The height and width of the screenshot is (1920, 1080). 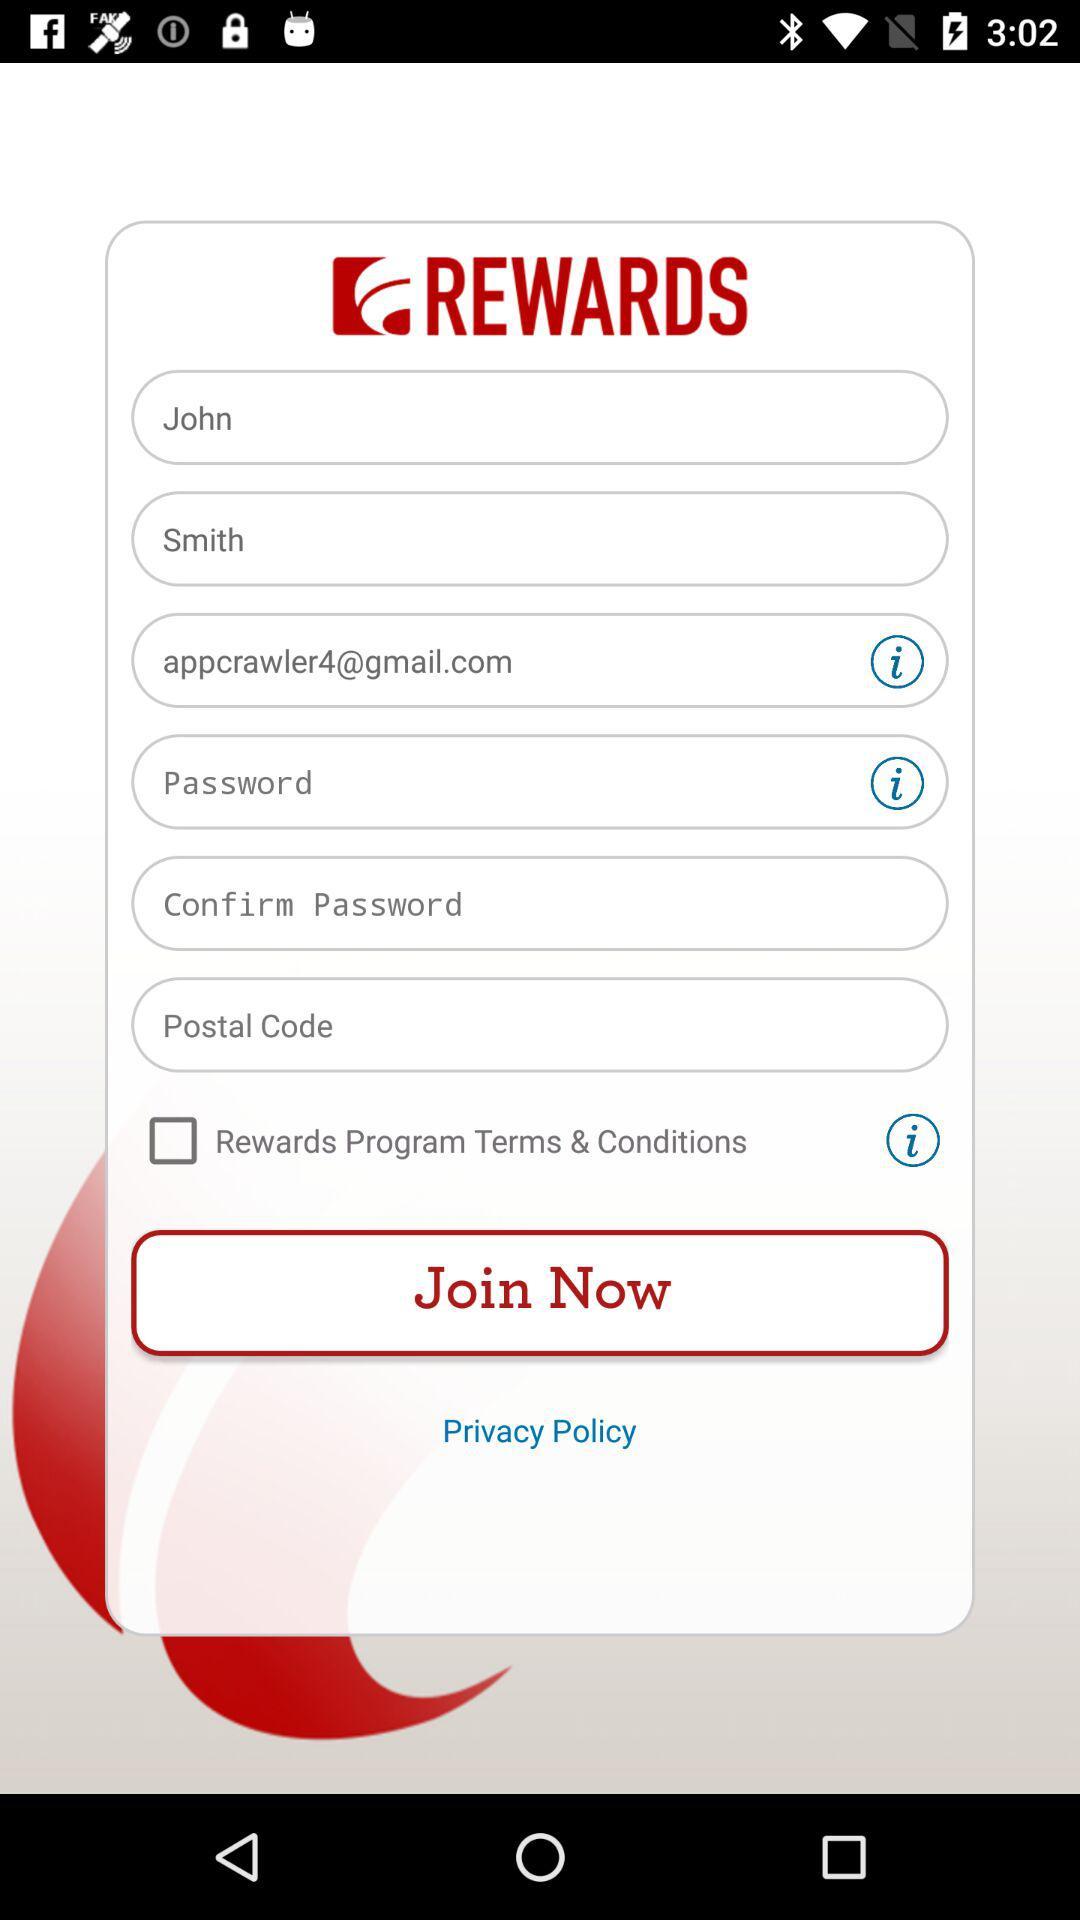 What do you see at coordinates (913, 1140) in the screenshot?
I see `information` at bounding box center [913, 1140].